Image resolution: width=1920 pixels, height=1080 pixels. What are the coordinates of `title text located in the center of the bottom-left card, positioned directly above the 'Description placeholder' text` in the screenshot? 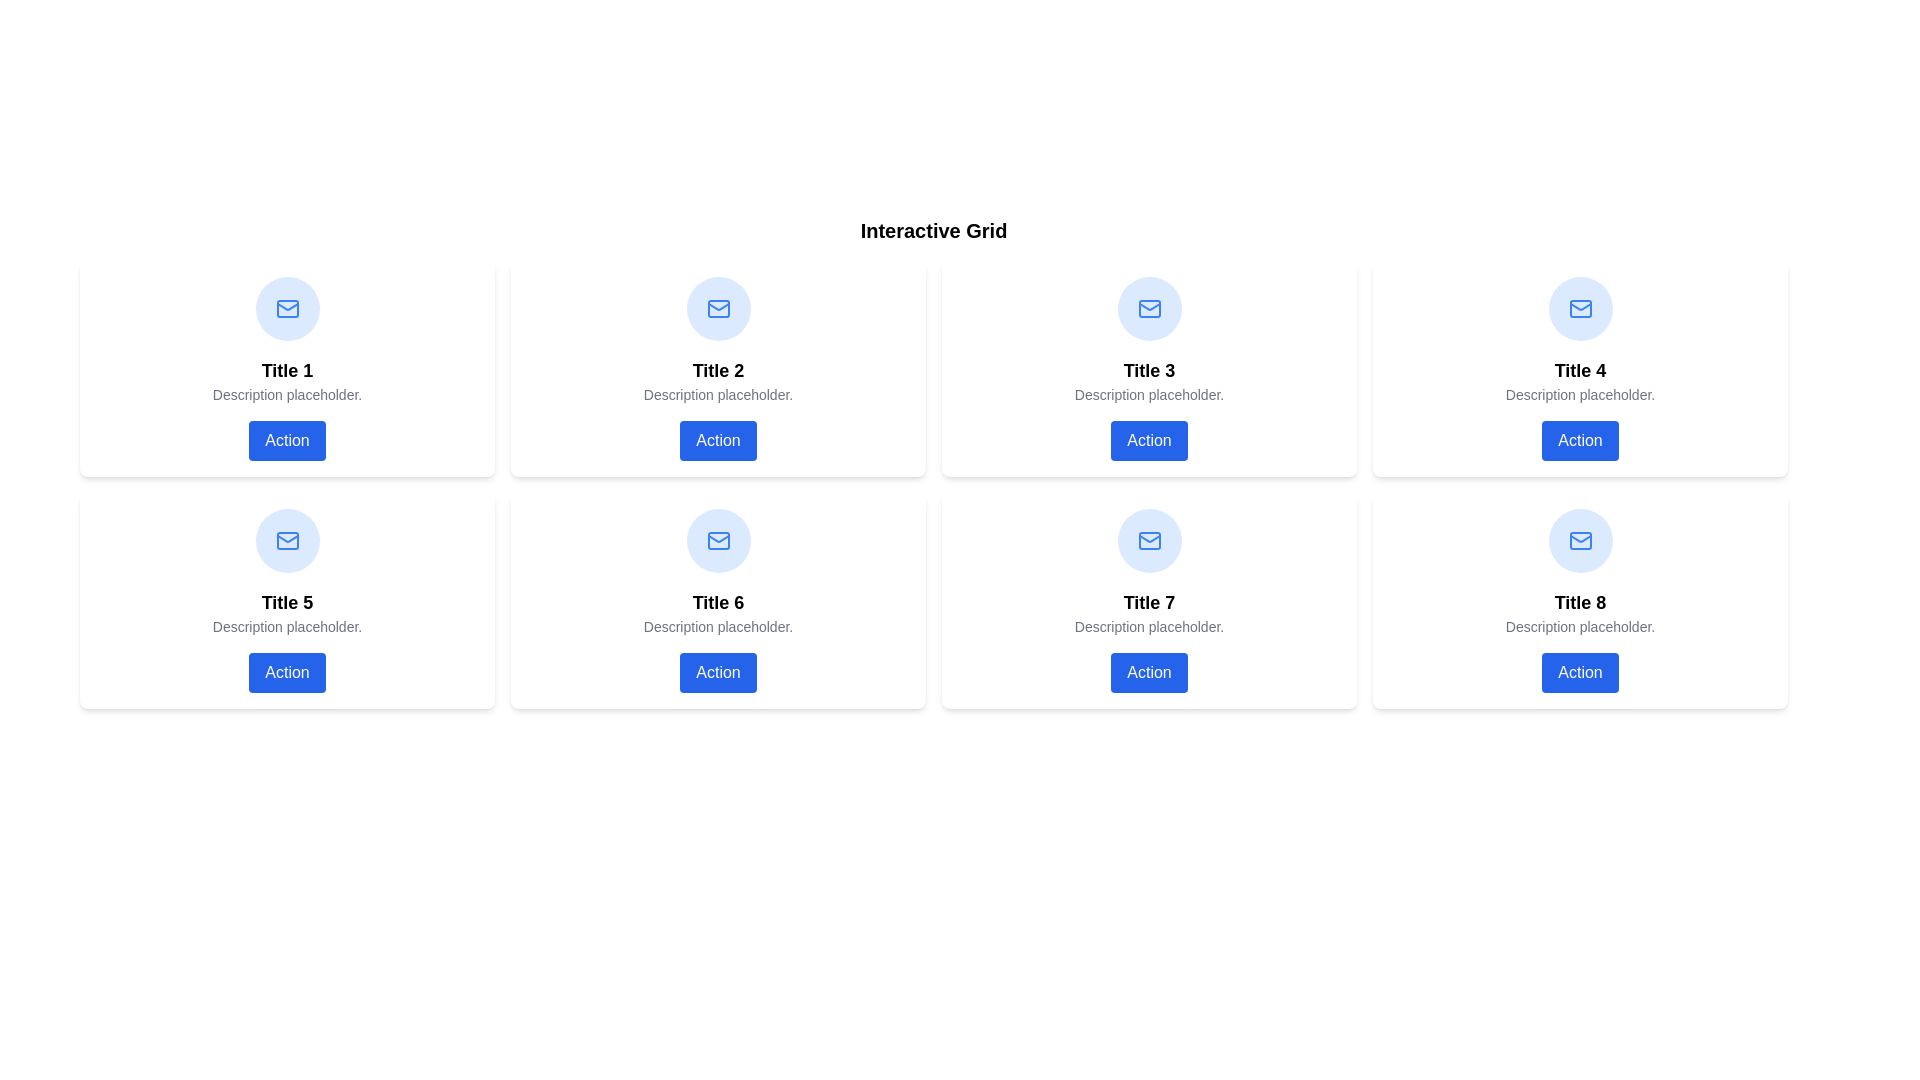 It's located at (286, 601).